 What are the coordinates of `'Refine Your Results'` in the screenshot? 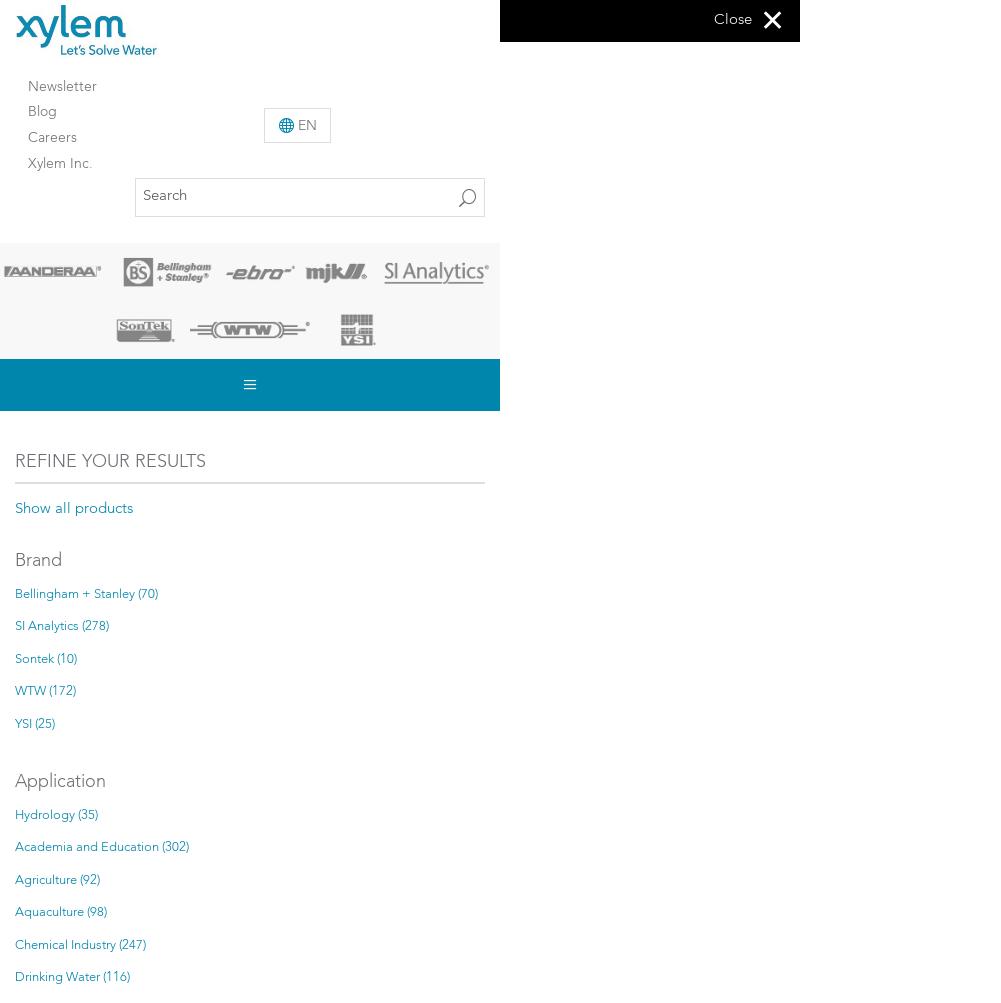 It's located at (109, 460).